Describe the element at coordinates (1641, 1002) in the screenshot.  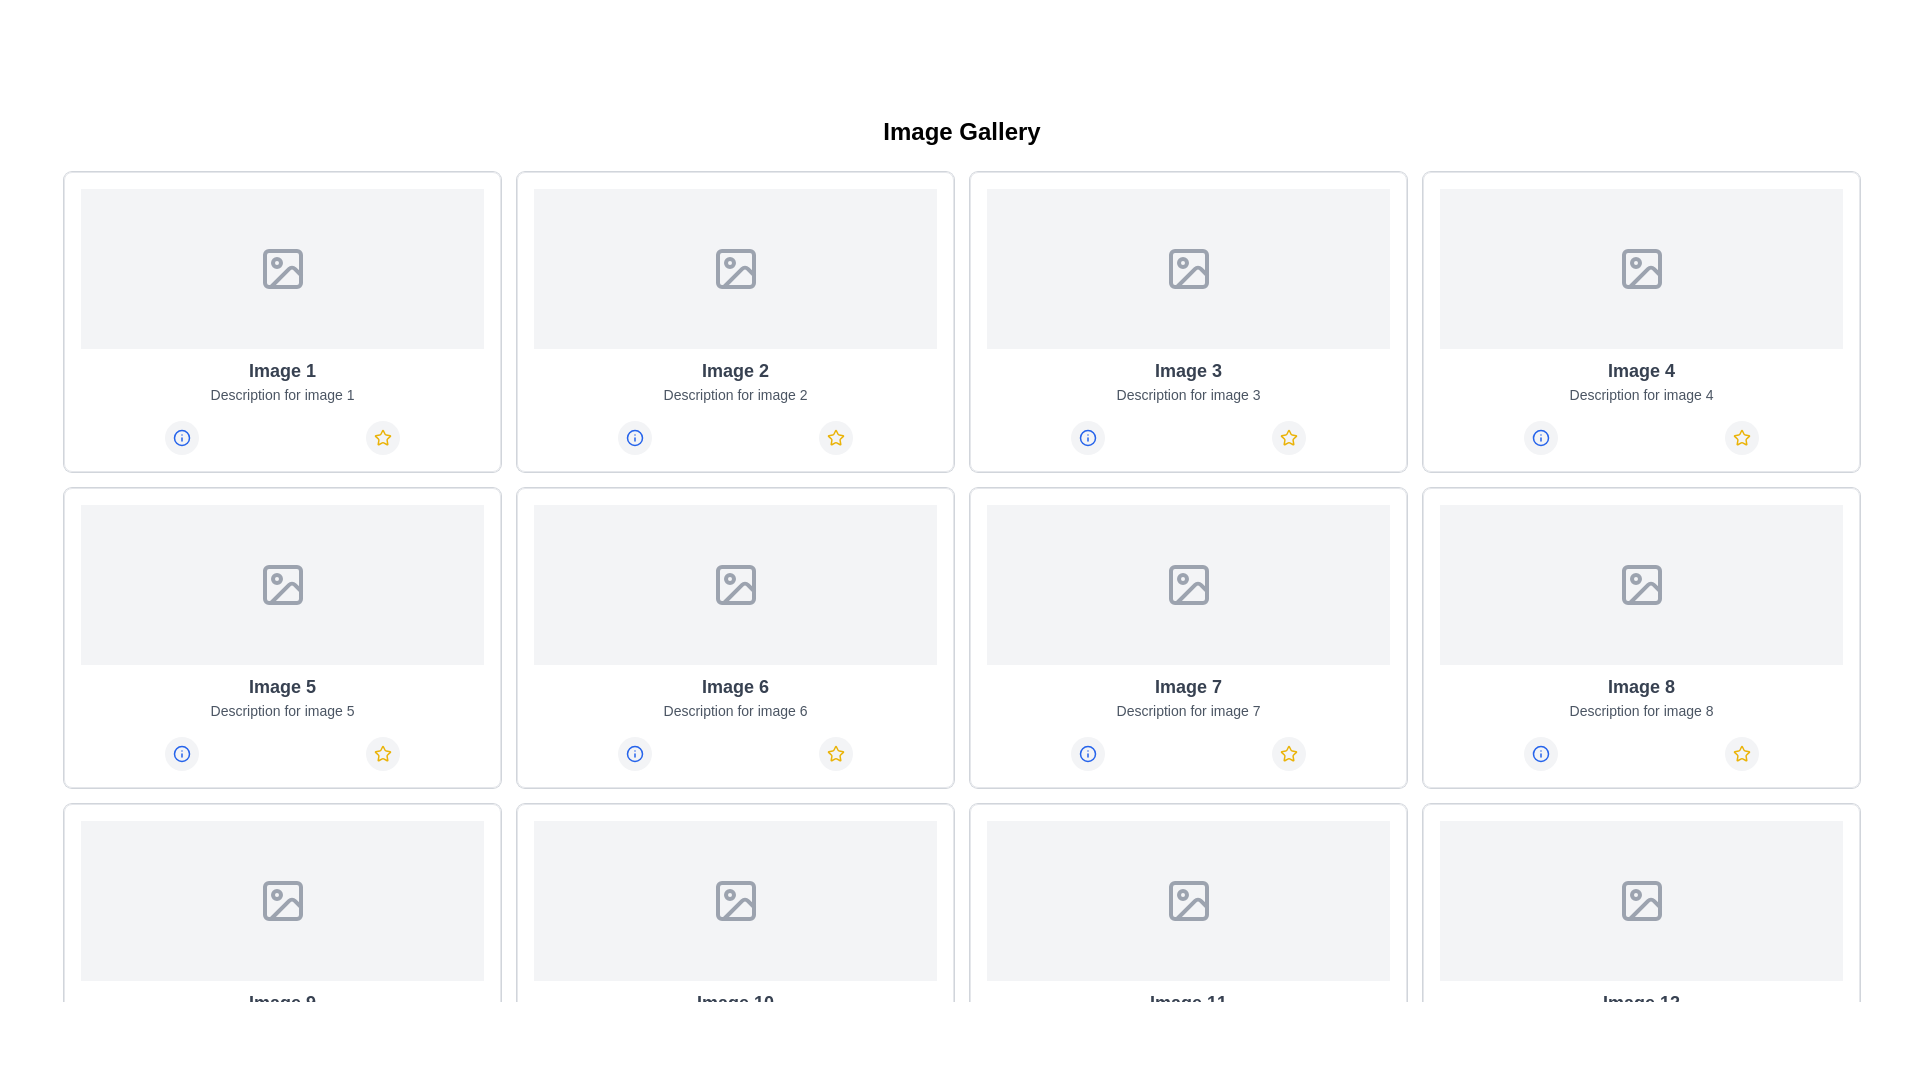
I see `the text label that serves as a title for the associated image or placeholder above it, located in the last row of the grid layout below 'Image 12', and is the second element from the left` at that location.